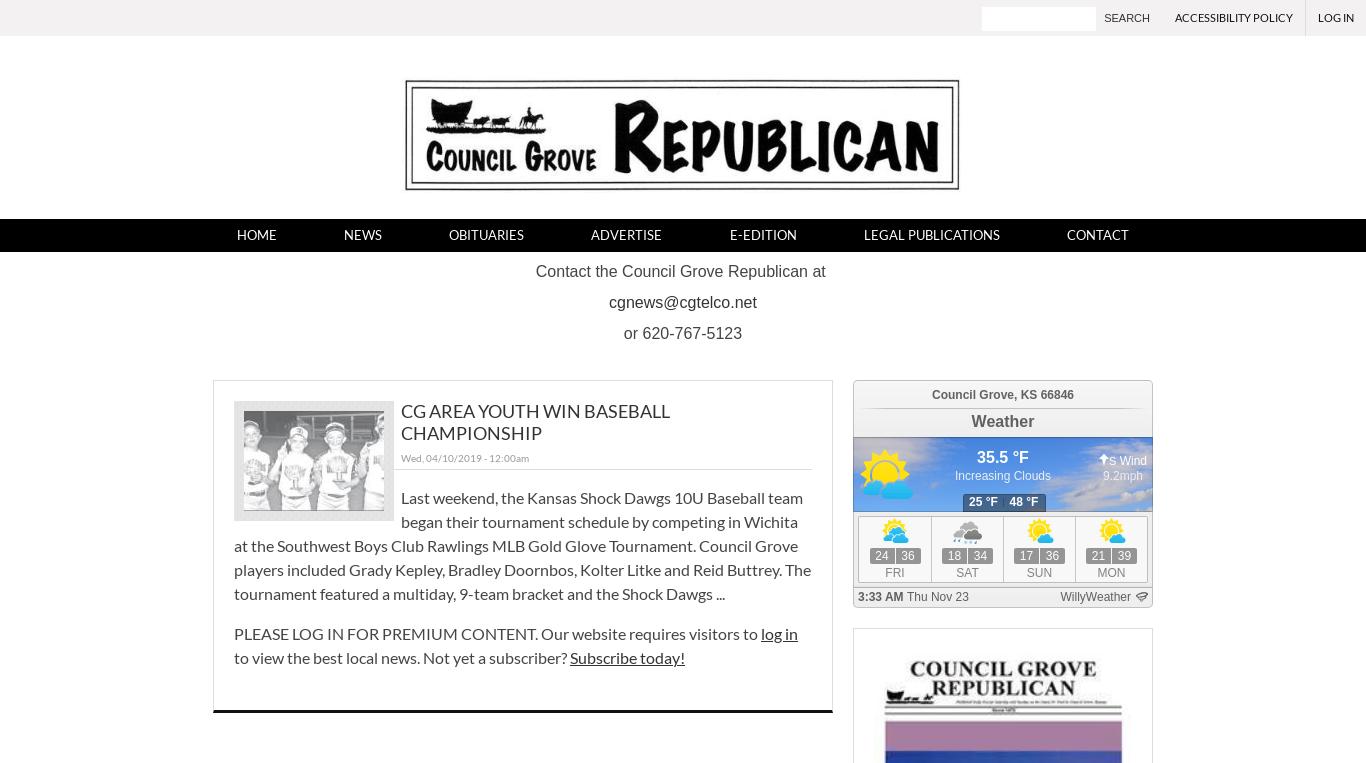 Image resolution: width=1366 pixels, height=763 pixels. Describe the element at coordinates (1234, 16) in the screenshot. I see `'Accessibility Policy'` at that location.